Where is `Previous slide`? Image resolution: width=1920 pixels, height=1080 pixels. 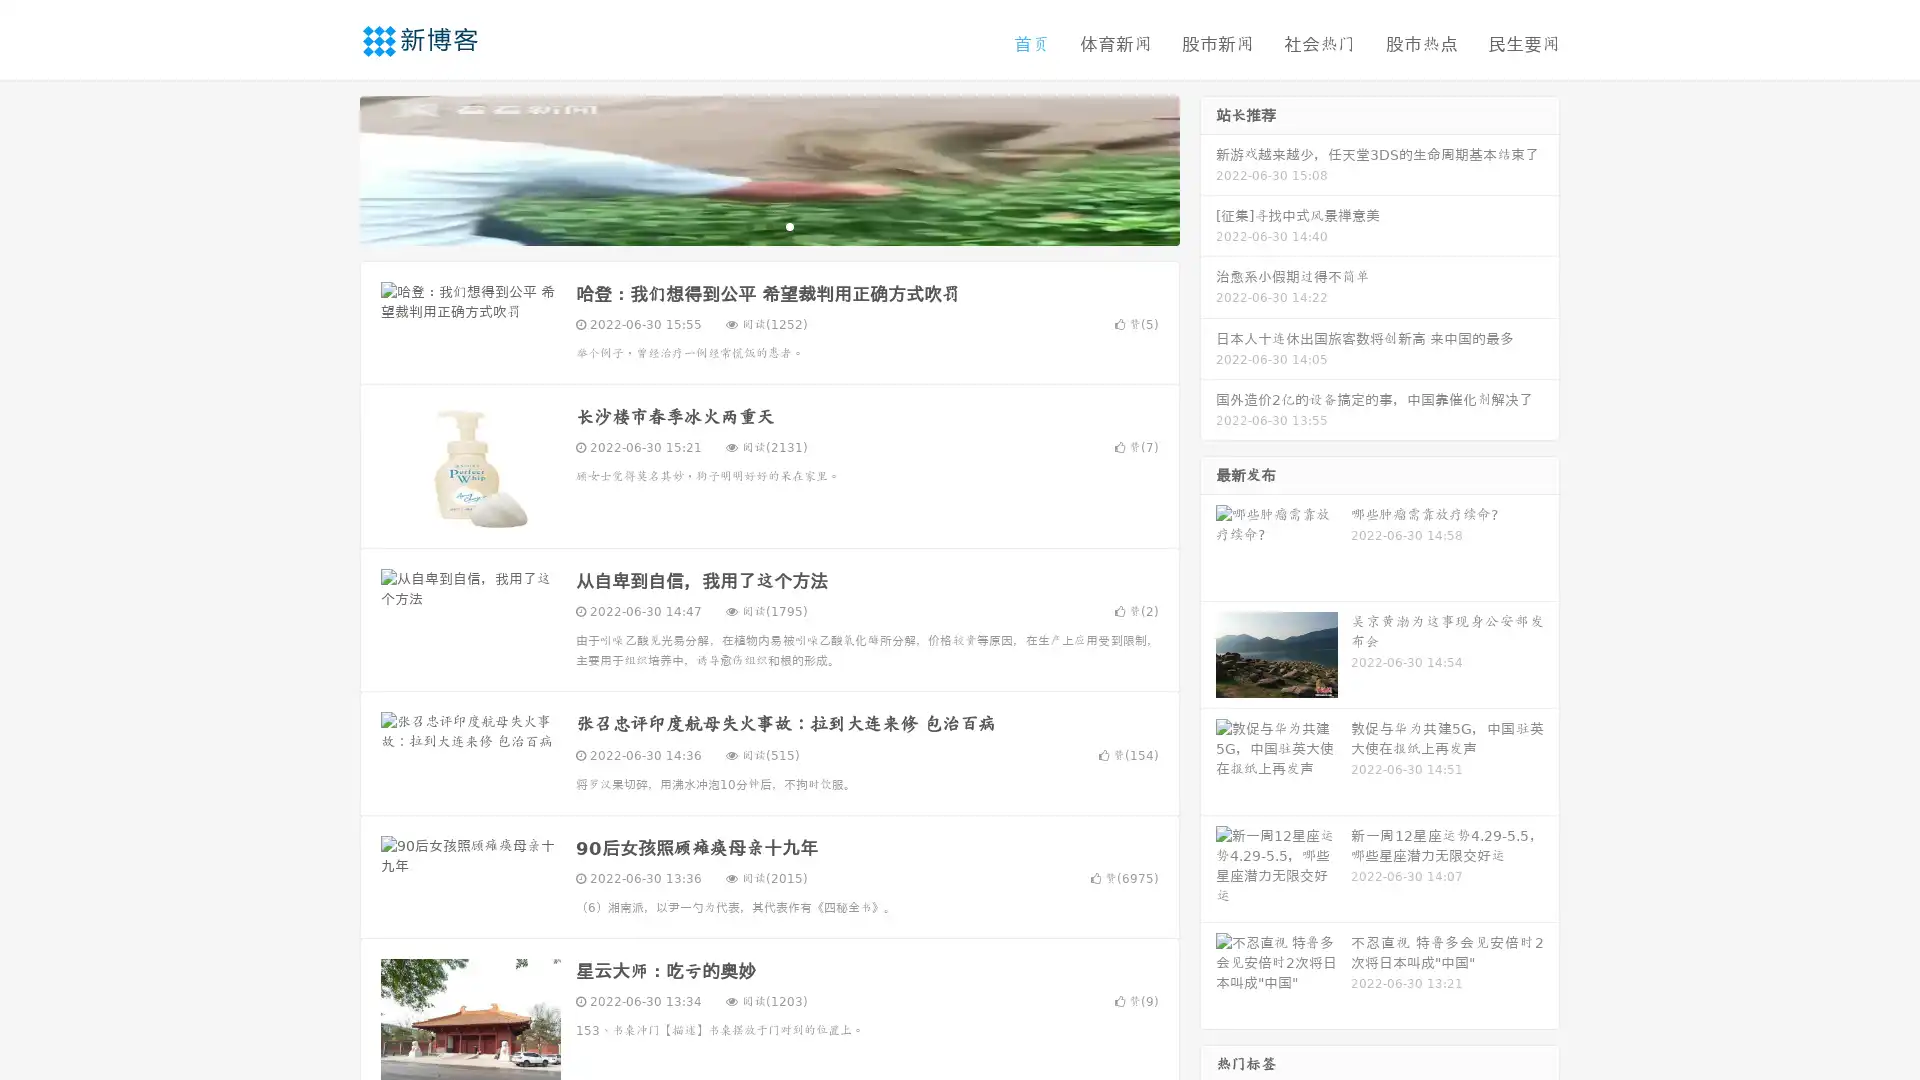 Previous slide is located at coordinates (330, 168).